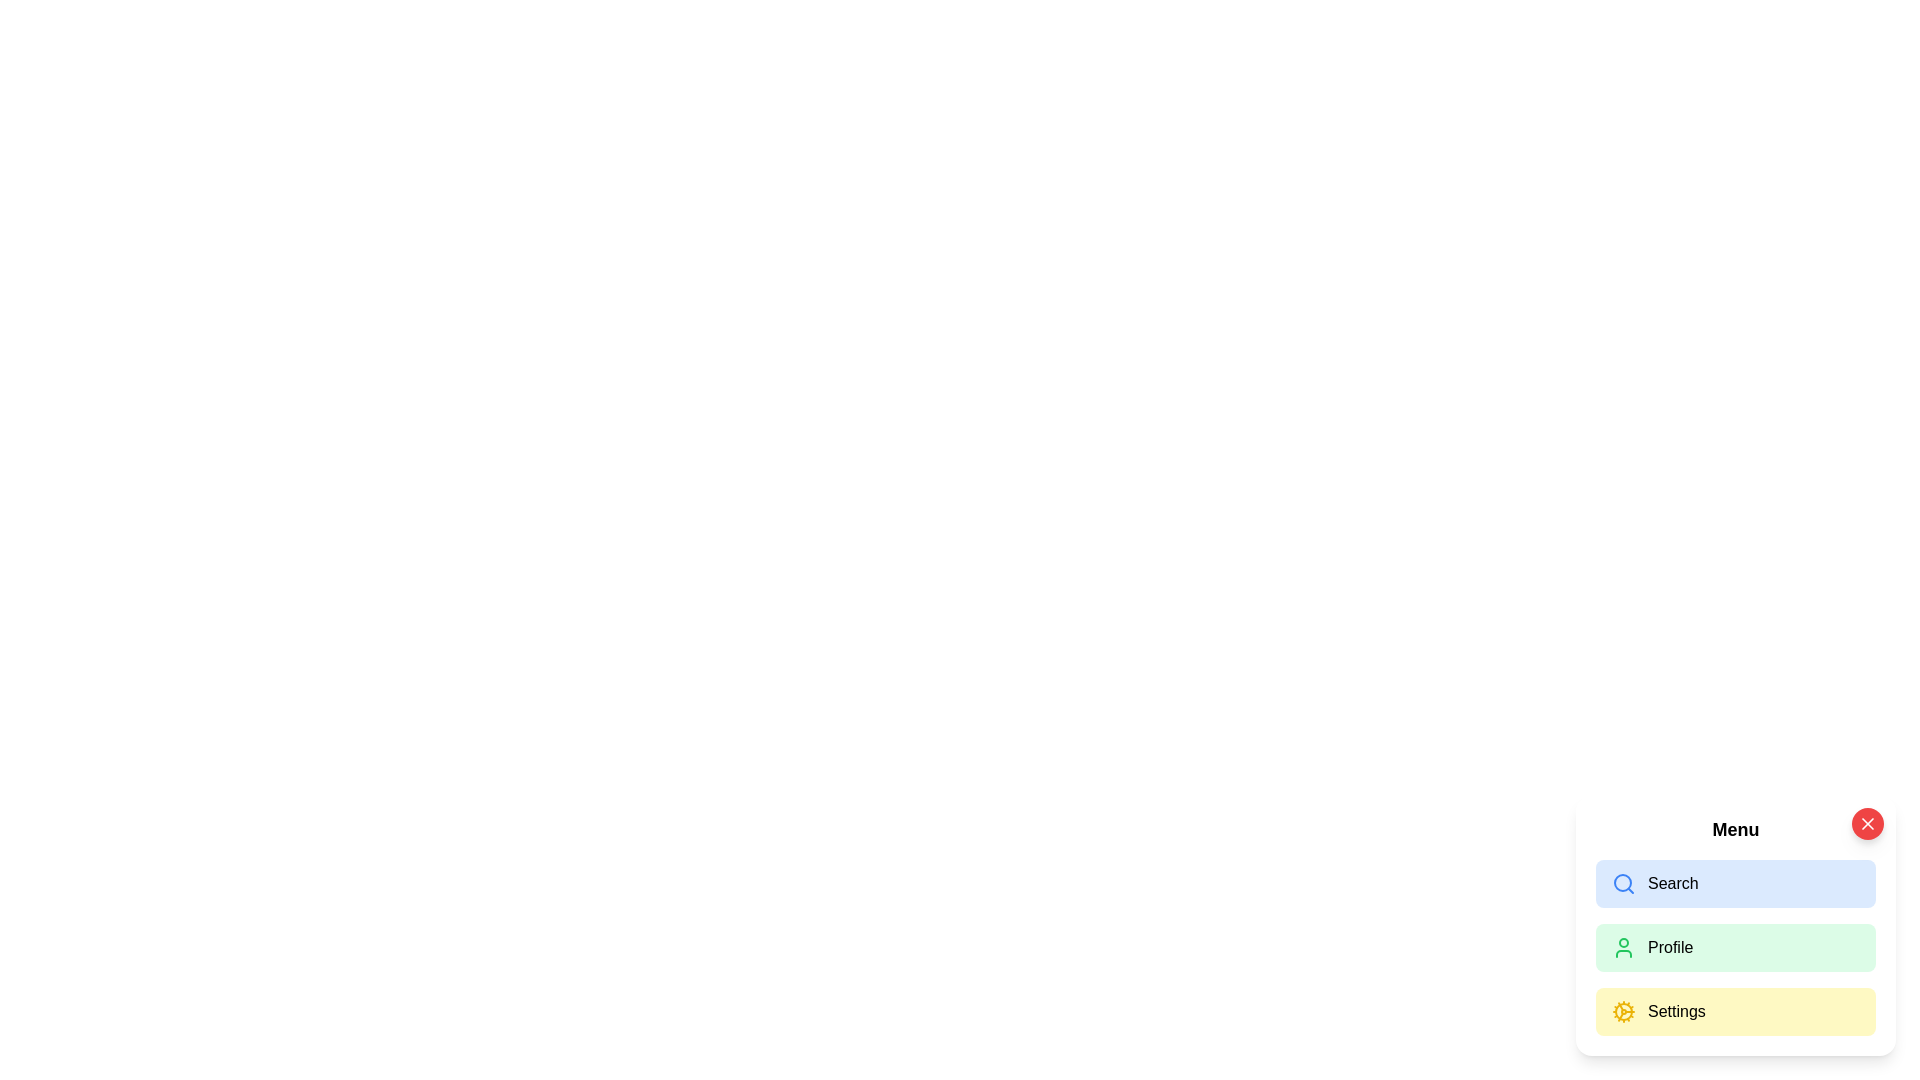 The height and width of the screenshot is (1080, 1920). Describe the element at coordinates (1623, 947) in the screenshot. I see `the green-colored user icon within the 'Profile' button` at that location.